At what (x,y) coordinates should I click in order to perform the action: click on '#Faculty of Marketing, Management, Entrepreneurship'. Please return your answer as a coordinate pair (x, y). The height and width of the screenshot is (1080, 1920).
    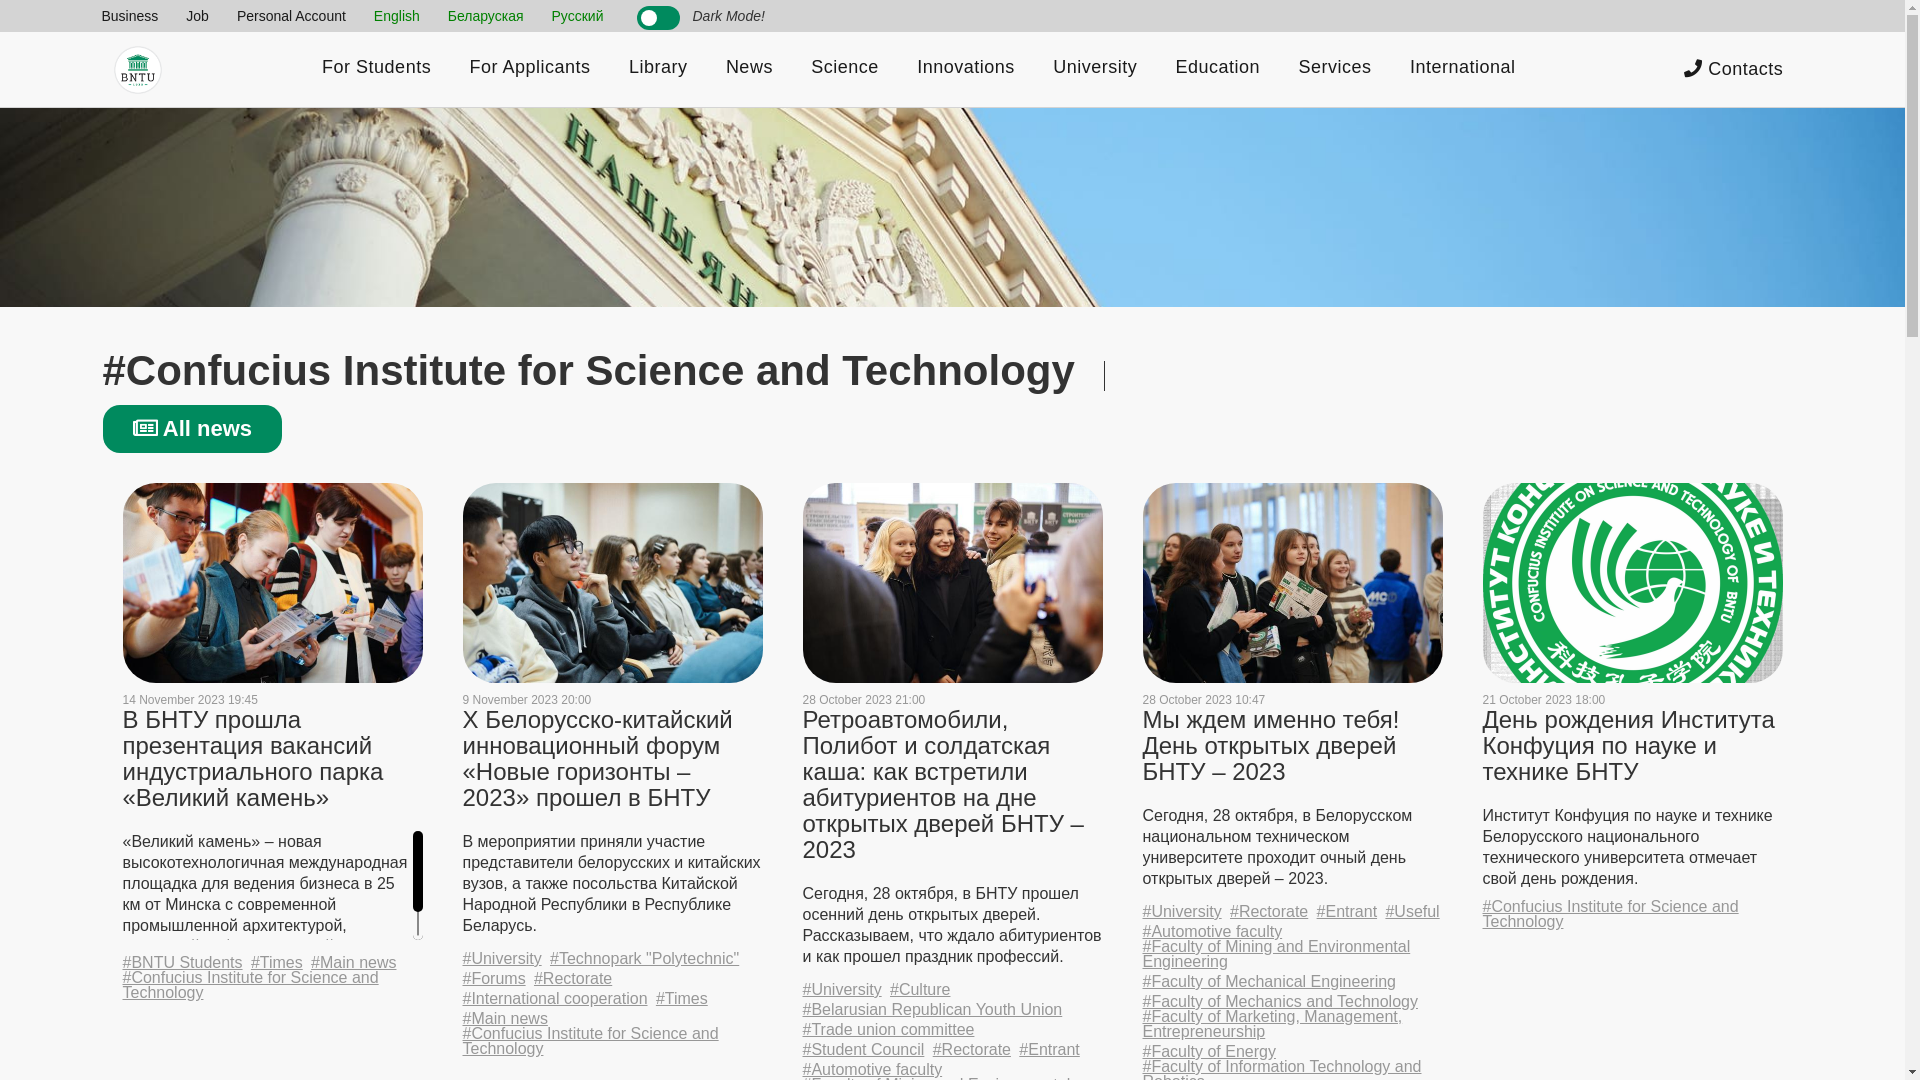
    Looking at the image, I should click on (1291, 1023).